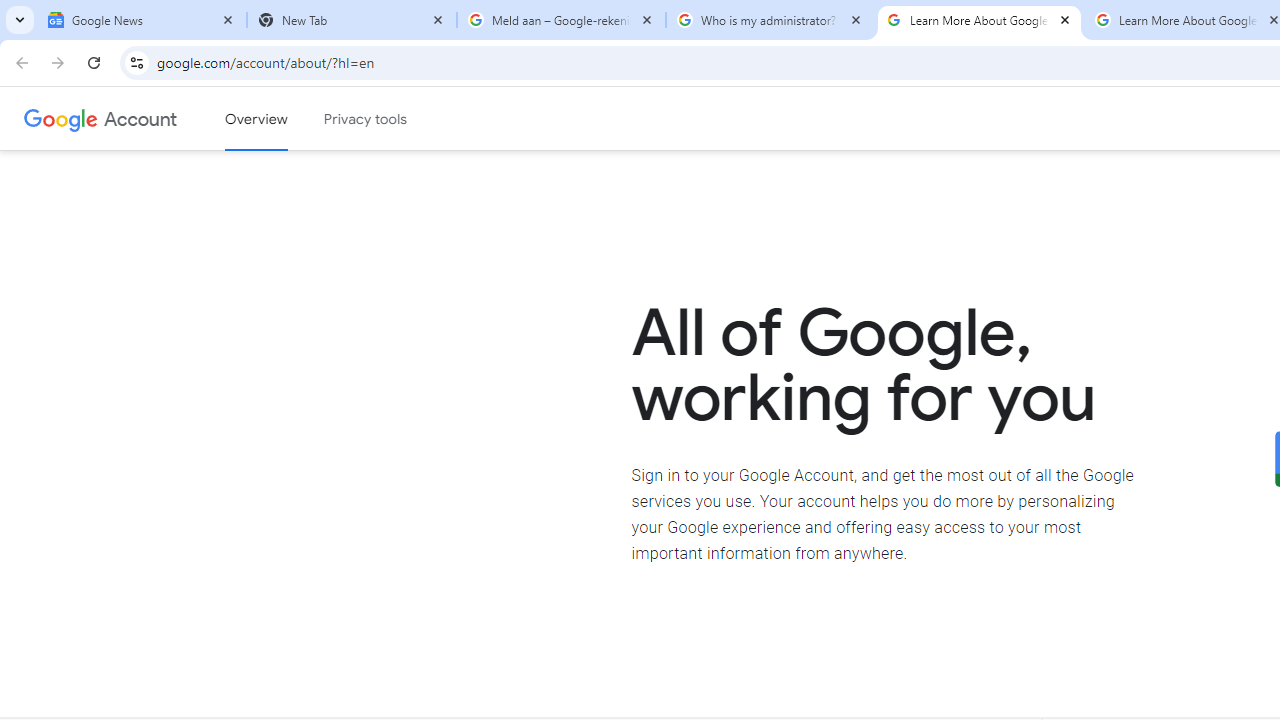  I want to click on 'Google Account overview', so click(255, 119).